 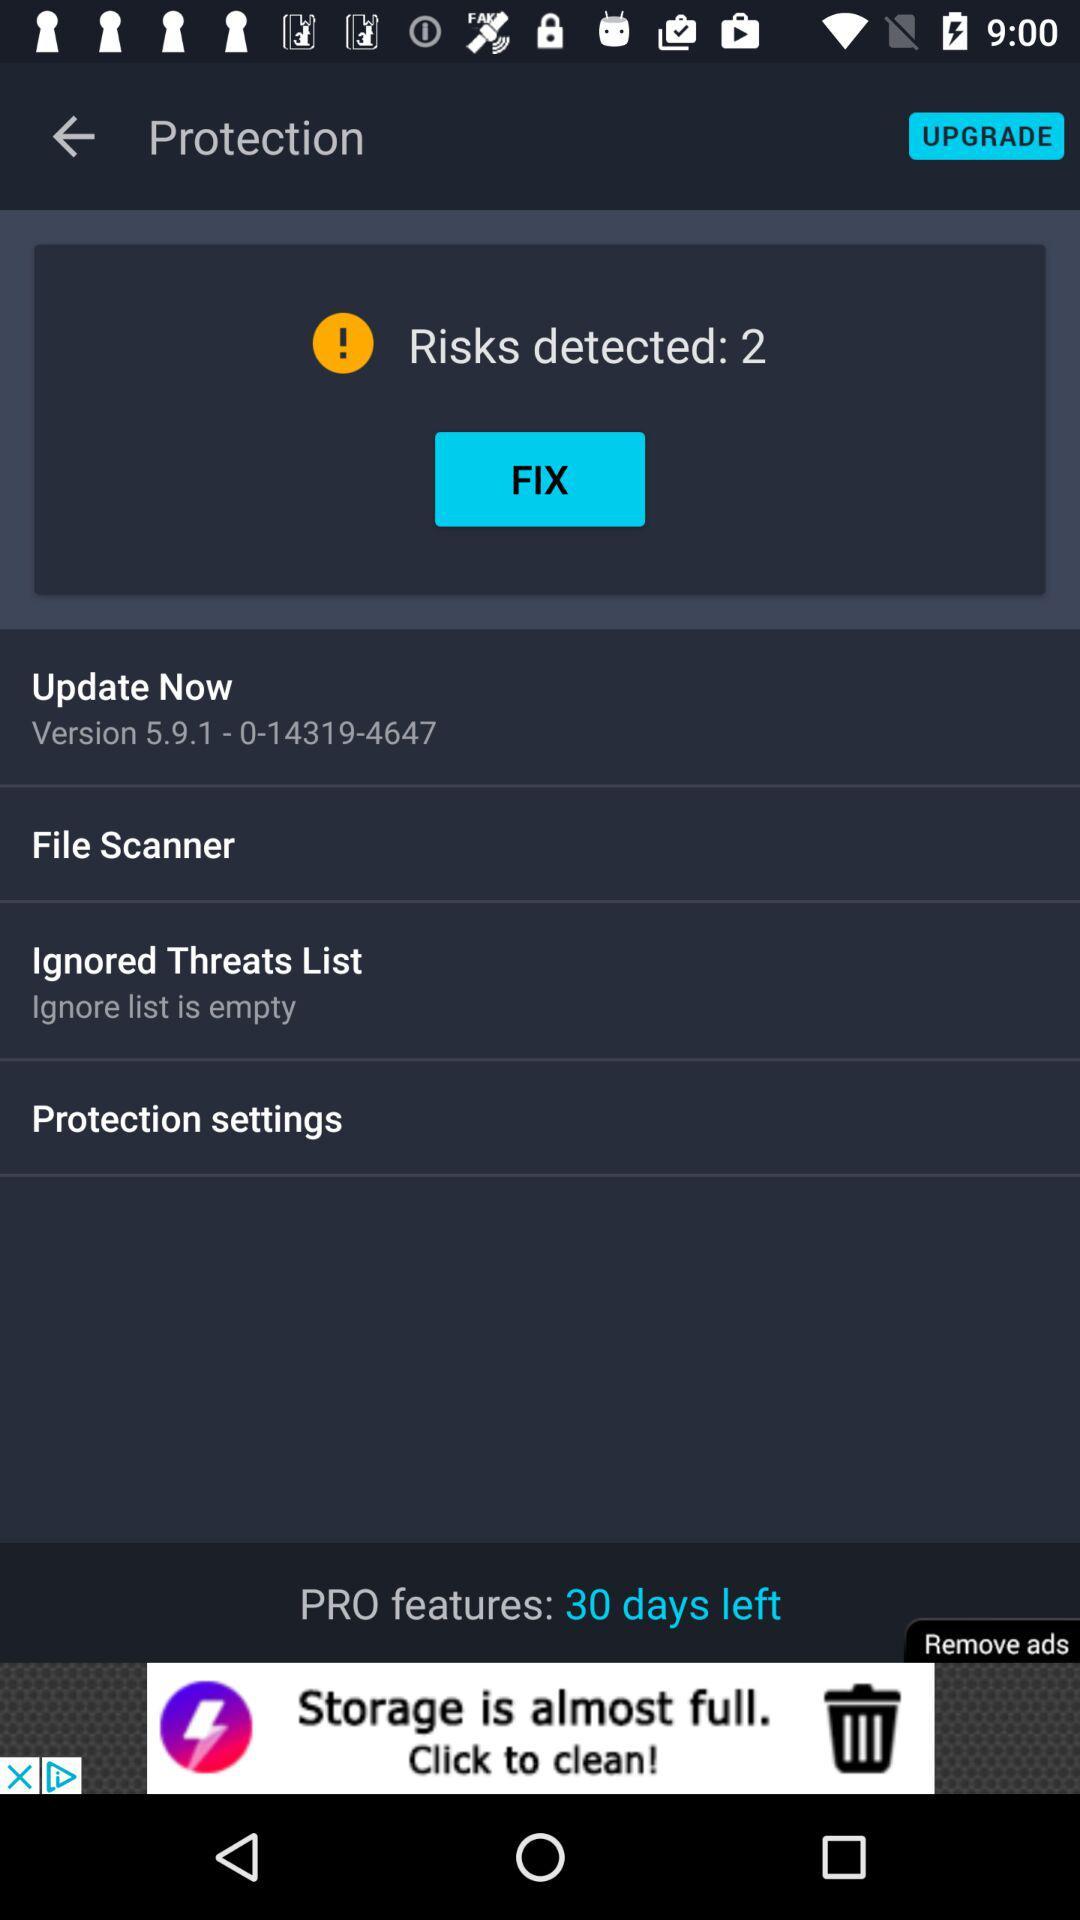 I want to click on previous, so click(x=72, y=135).